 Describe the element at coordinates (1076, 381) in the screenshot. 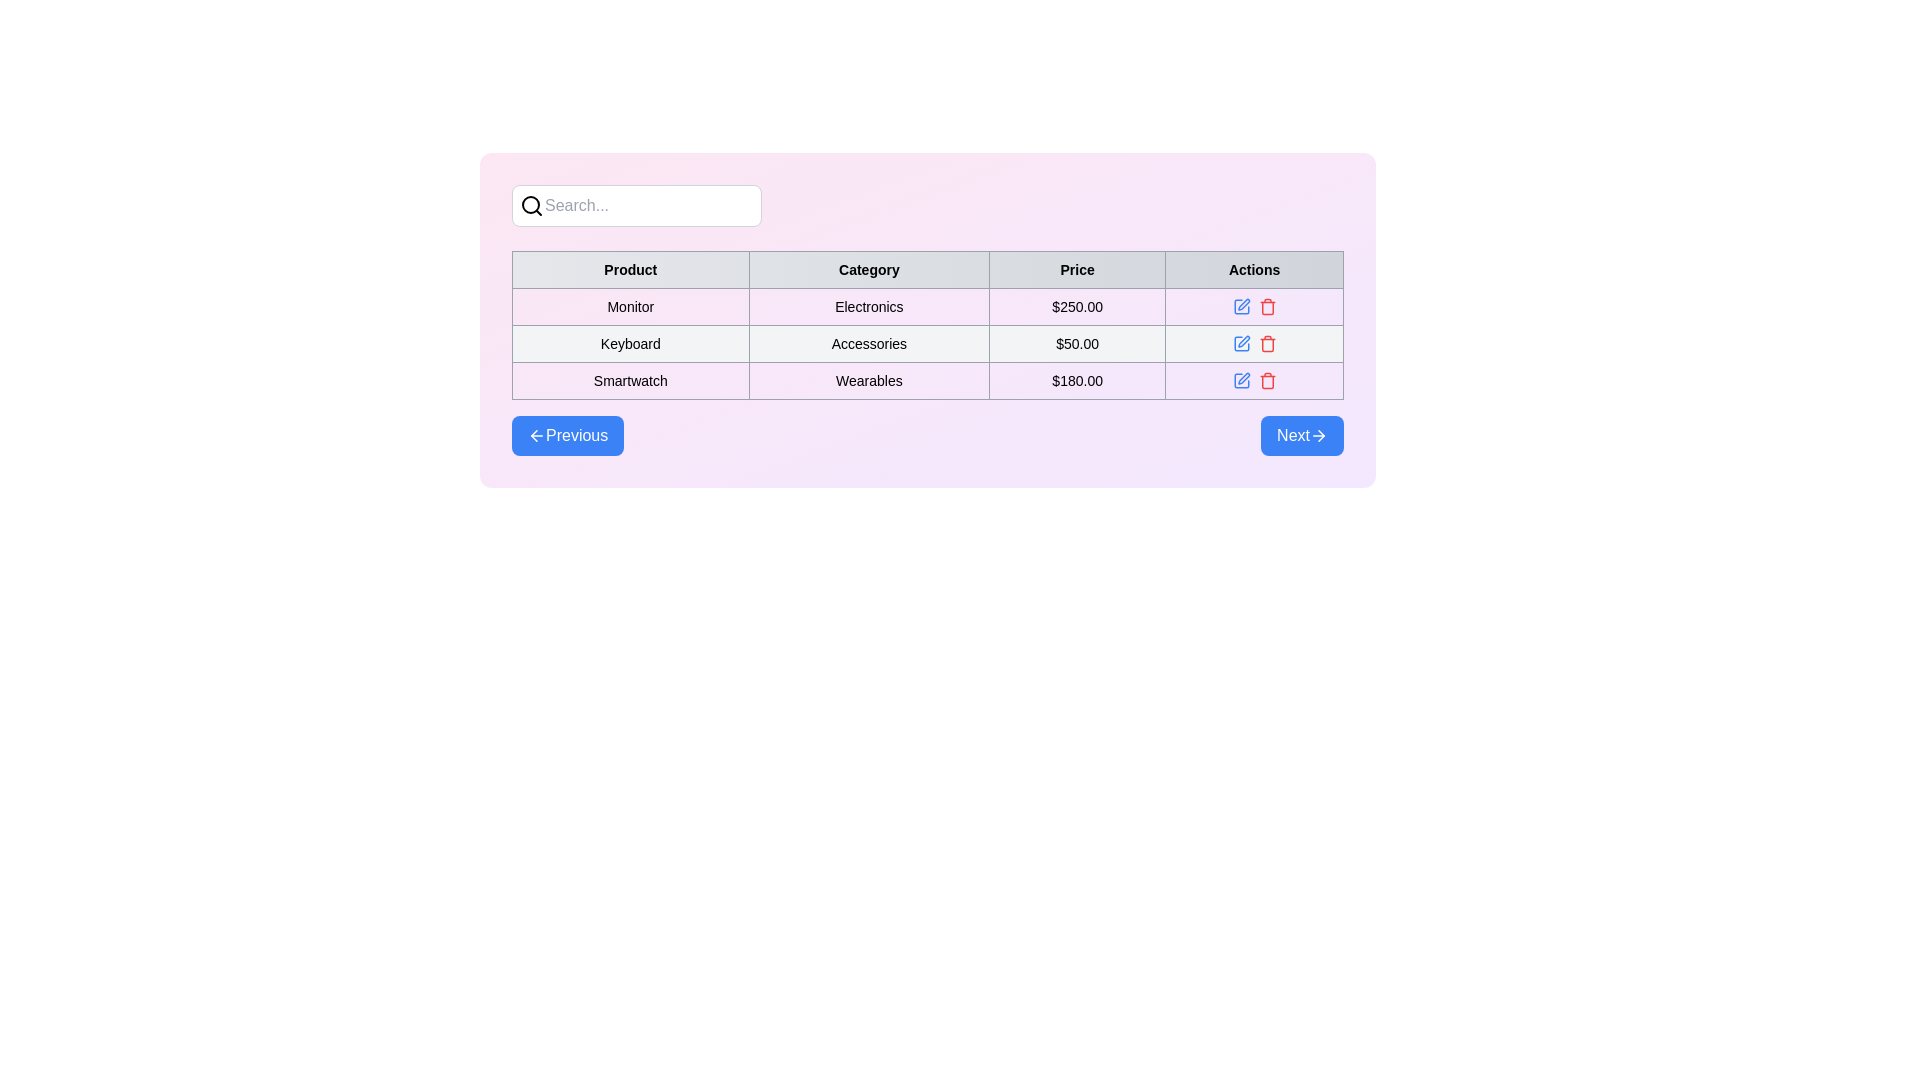

I see `the price label displaying '$180.00' in bold text, located in the third row of the 'Price' column for the 'Smartwatch' item` at that location.